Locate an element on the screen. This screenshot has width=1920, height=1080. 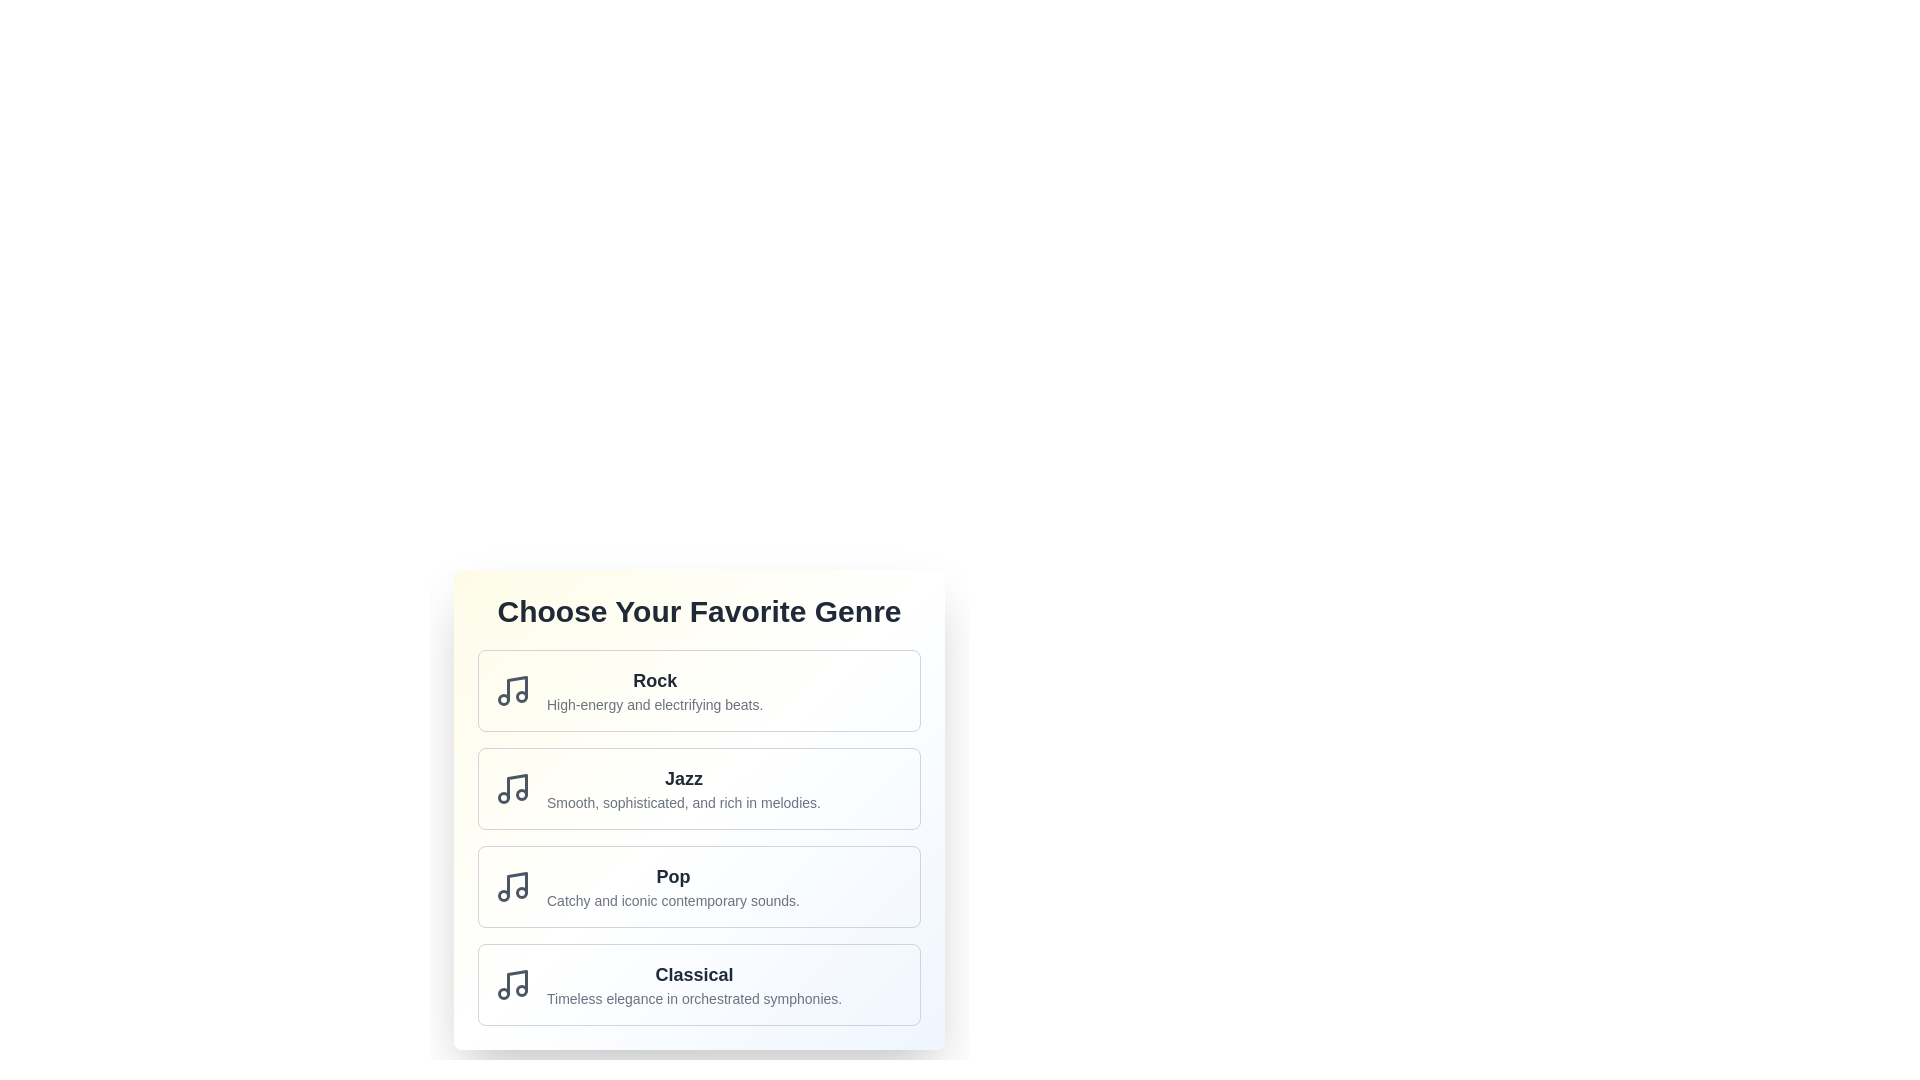
the bottom-left circular component of the music note icon in the Classical section of the music genres list is located at coordinates (504, 994).